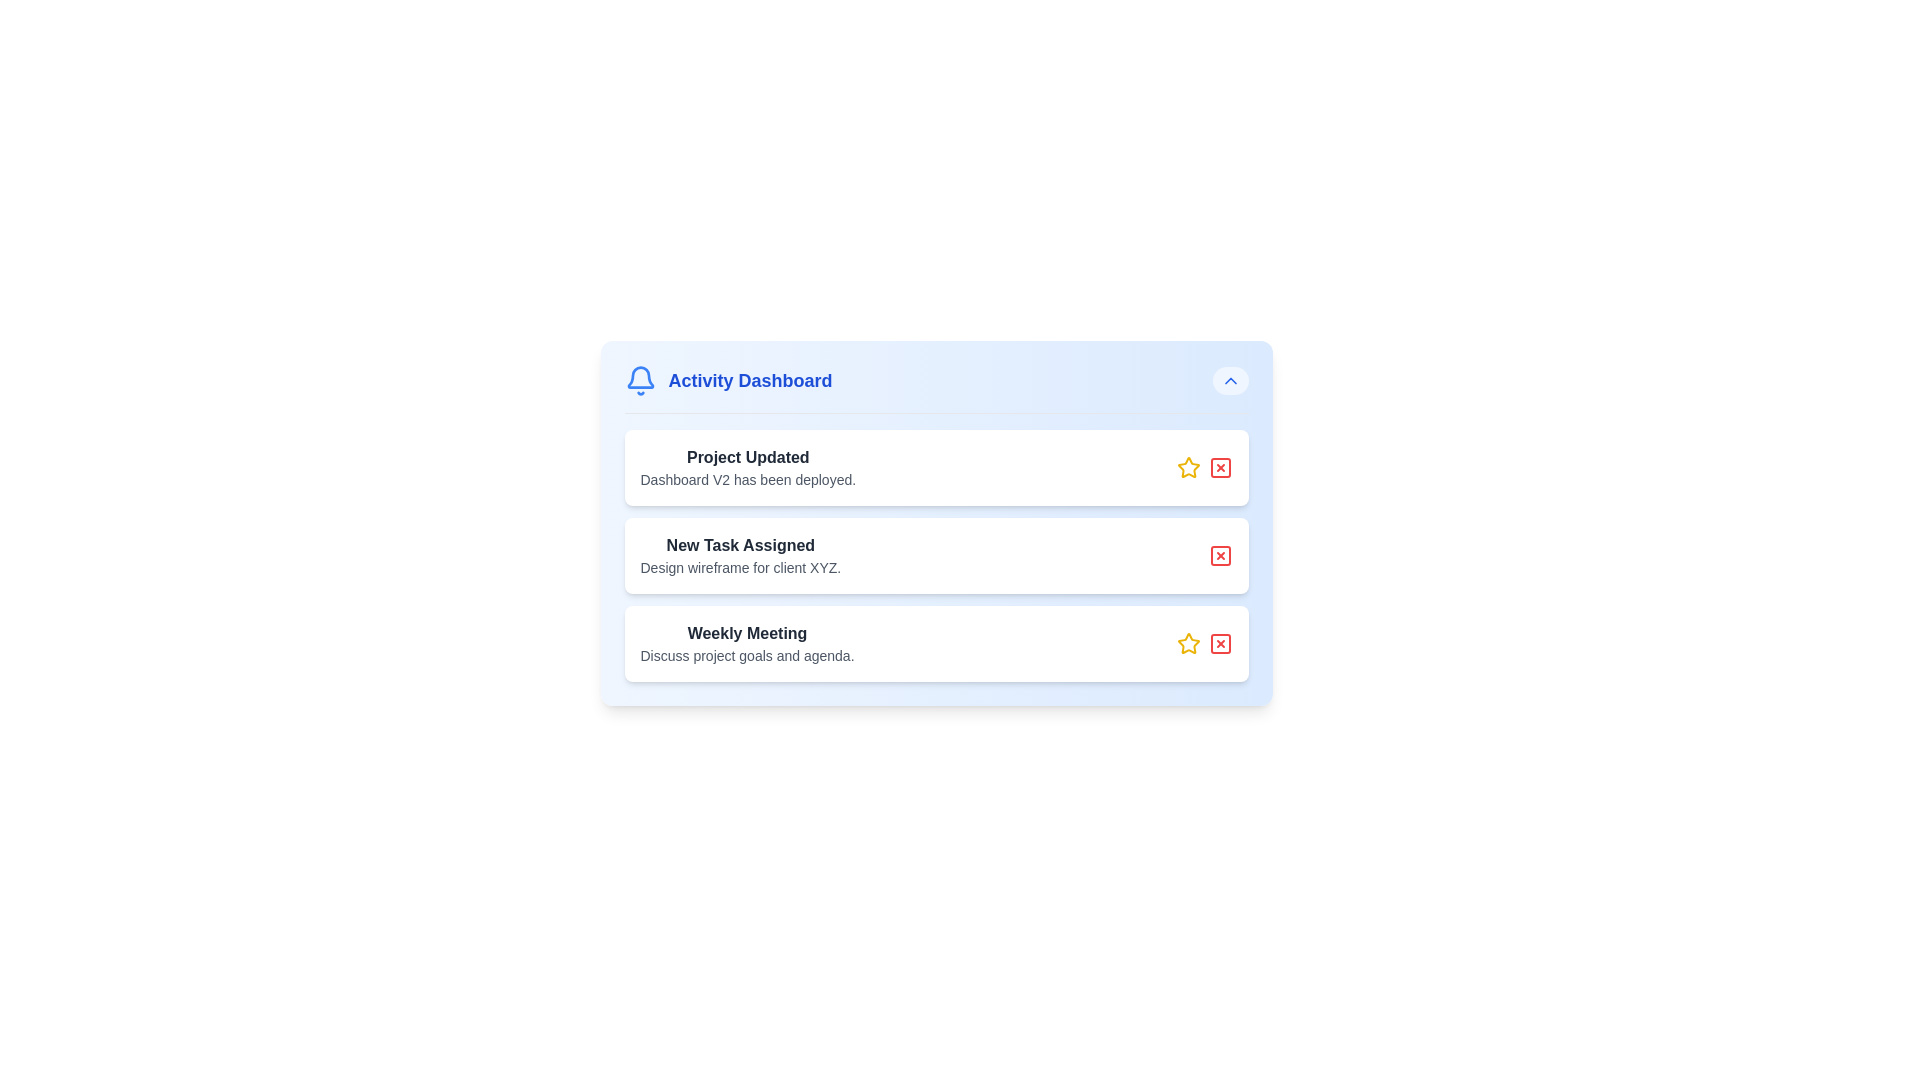 This screenshot has height=1080, width=1920. I want to click on the Text Label that provides additional details about the 'Weekly Meeting' card, located to the right of the title in the bottom section of the card, so click(746, 655).